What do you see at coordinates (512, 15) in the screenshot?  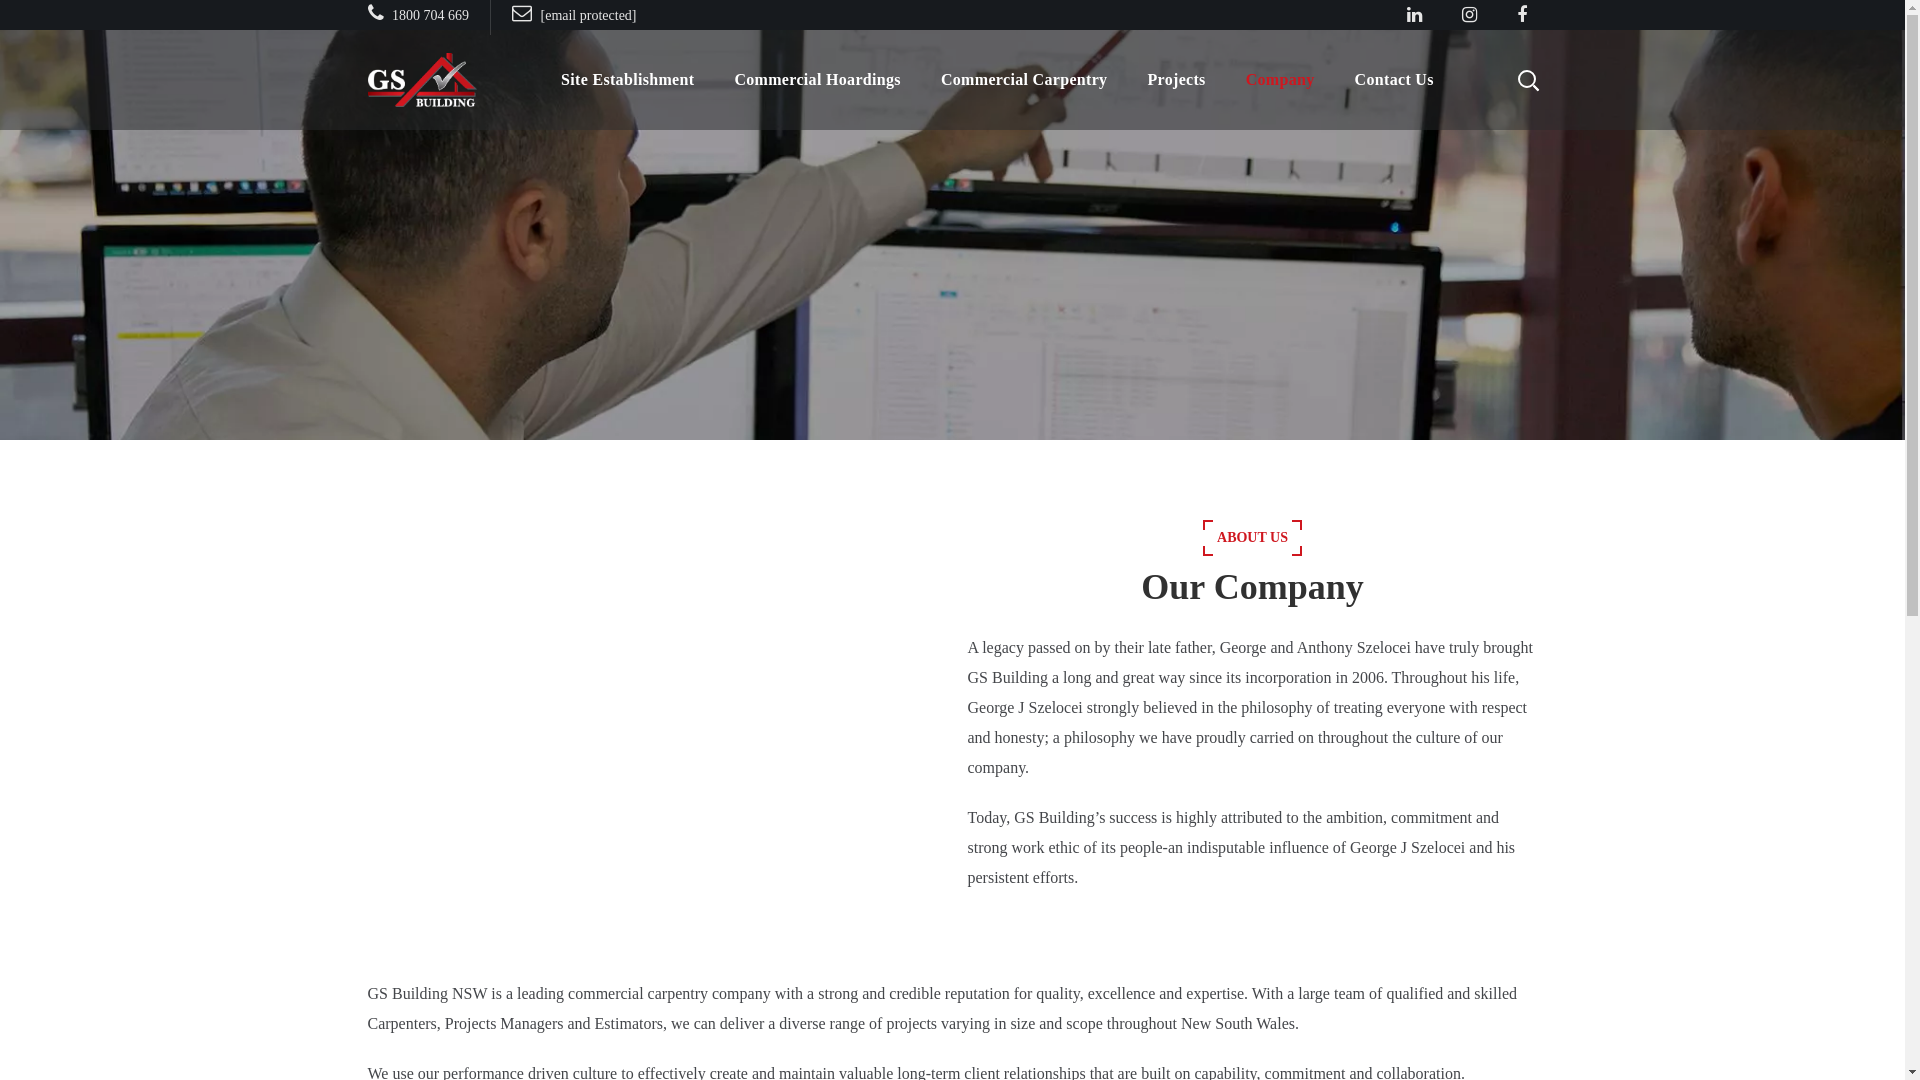 I see `'[email protected]'` at bounding box center [512, 15].